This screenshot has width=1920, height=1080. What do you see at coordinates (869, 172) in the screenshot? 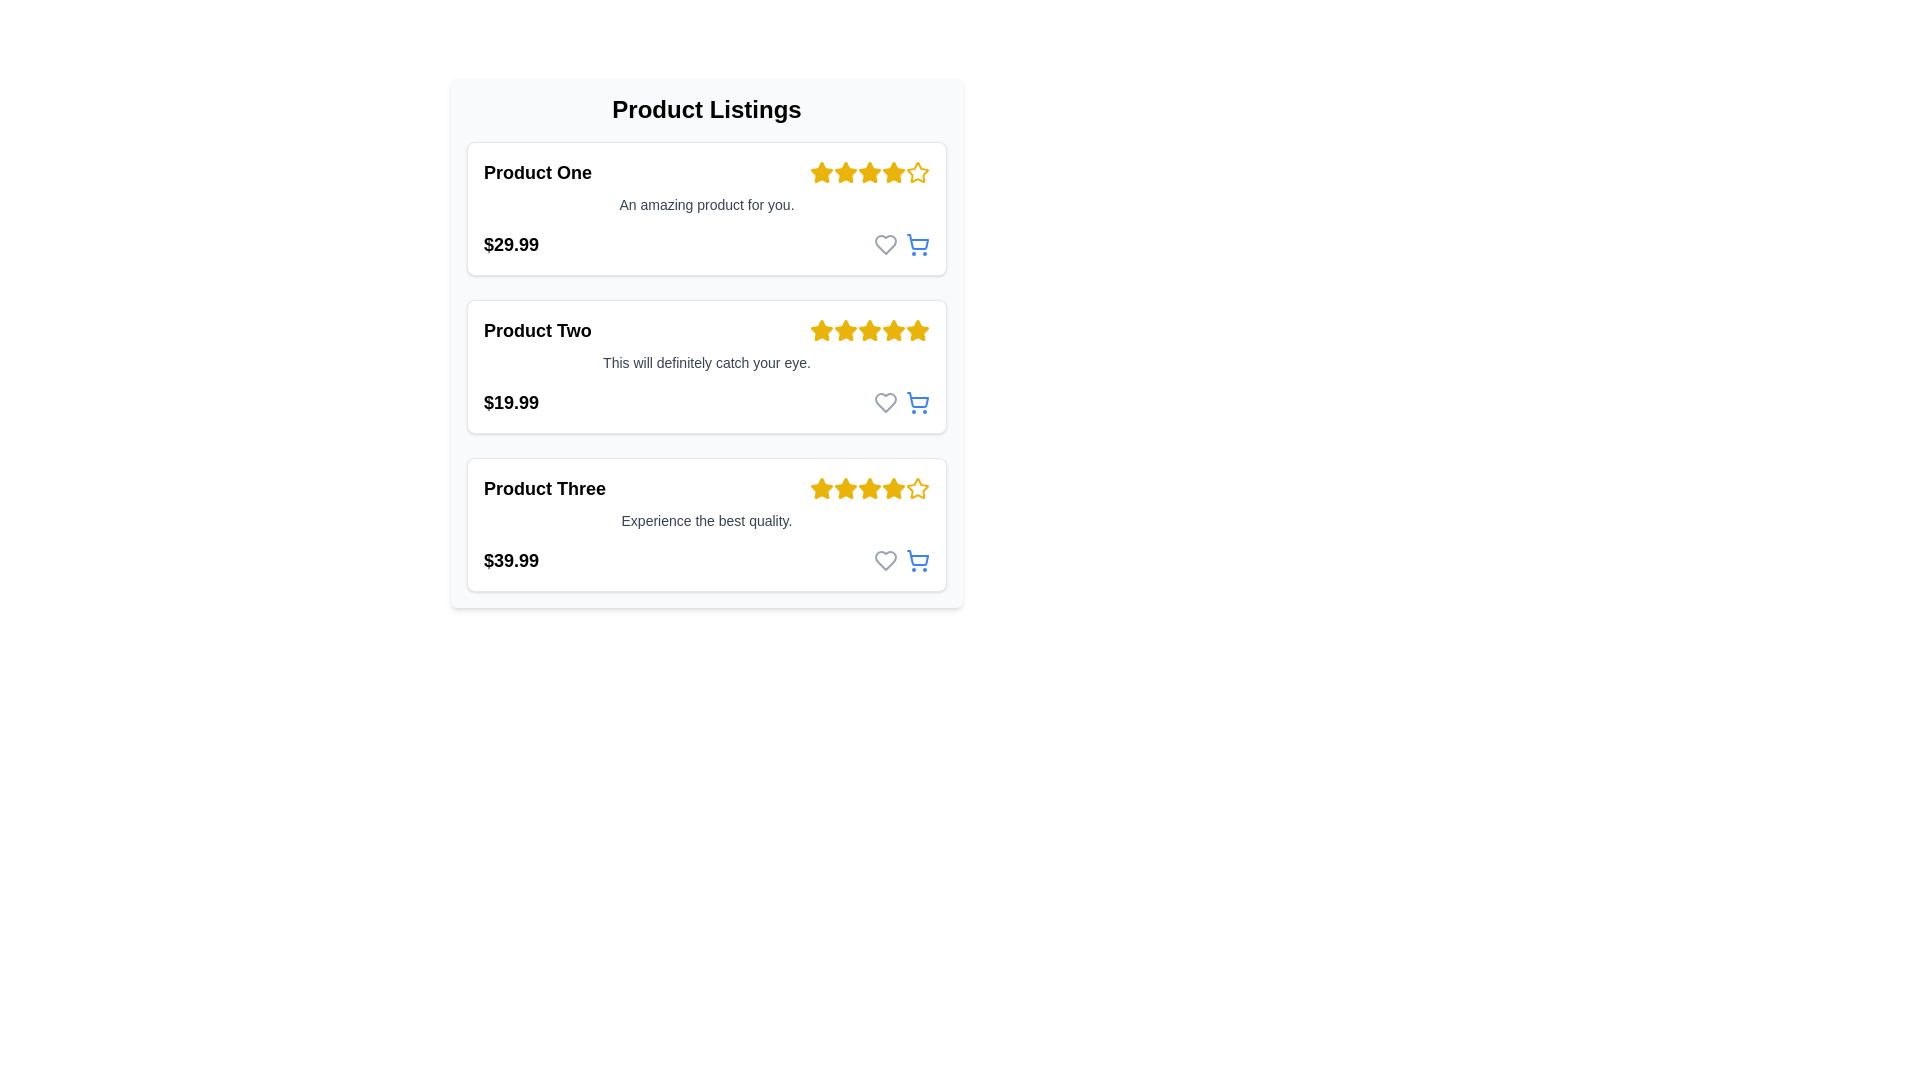
I see `the fourth star icon in the five-star rating system for 'Product One'` at bounding box center [869, 172].